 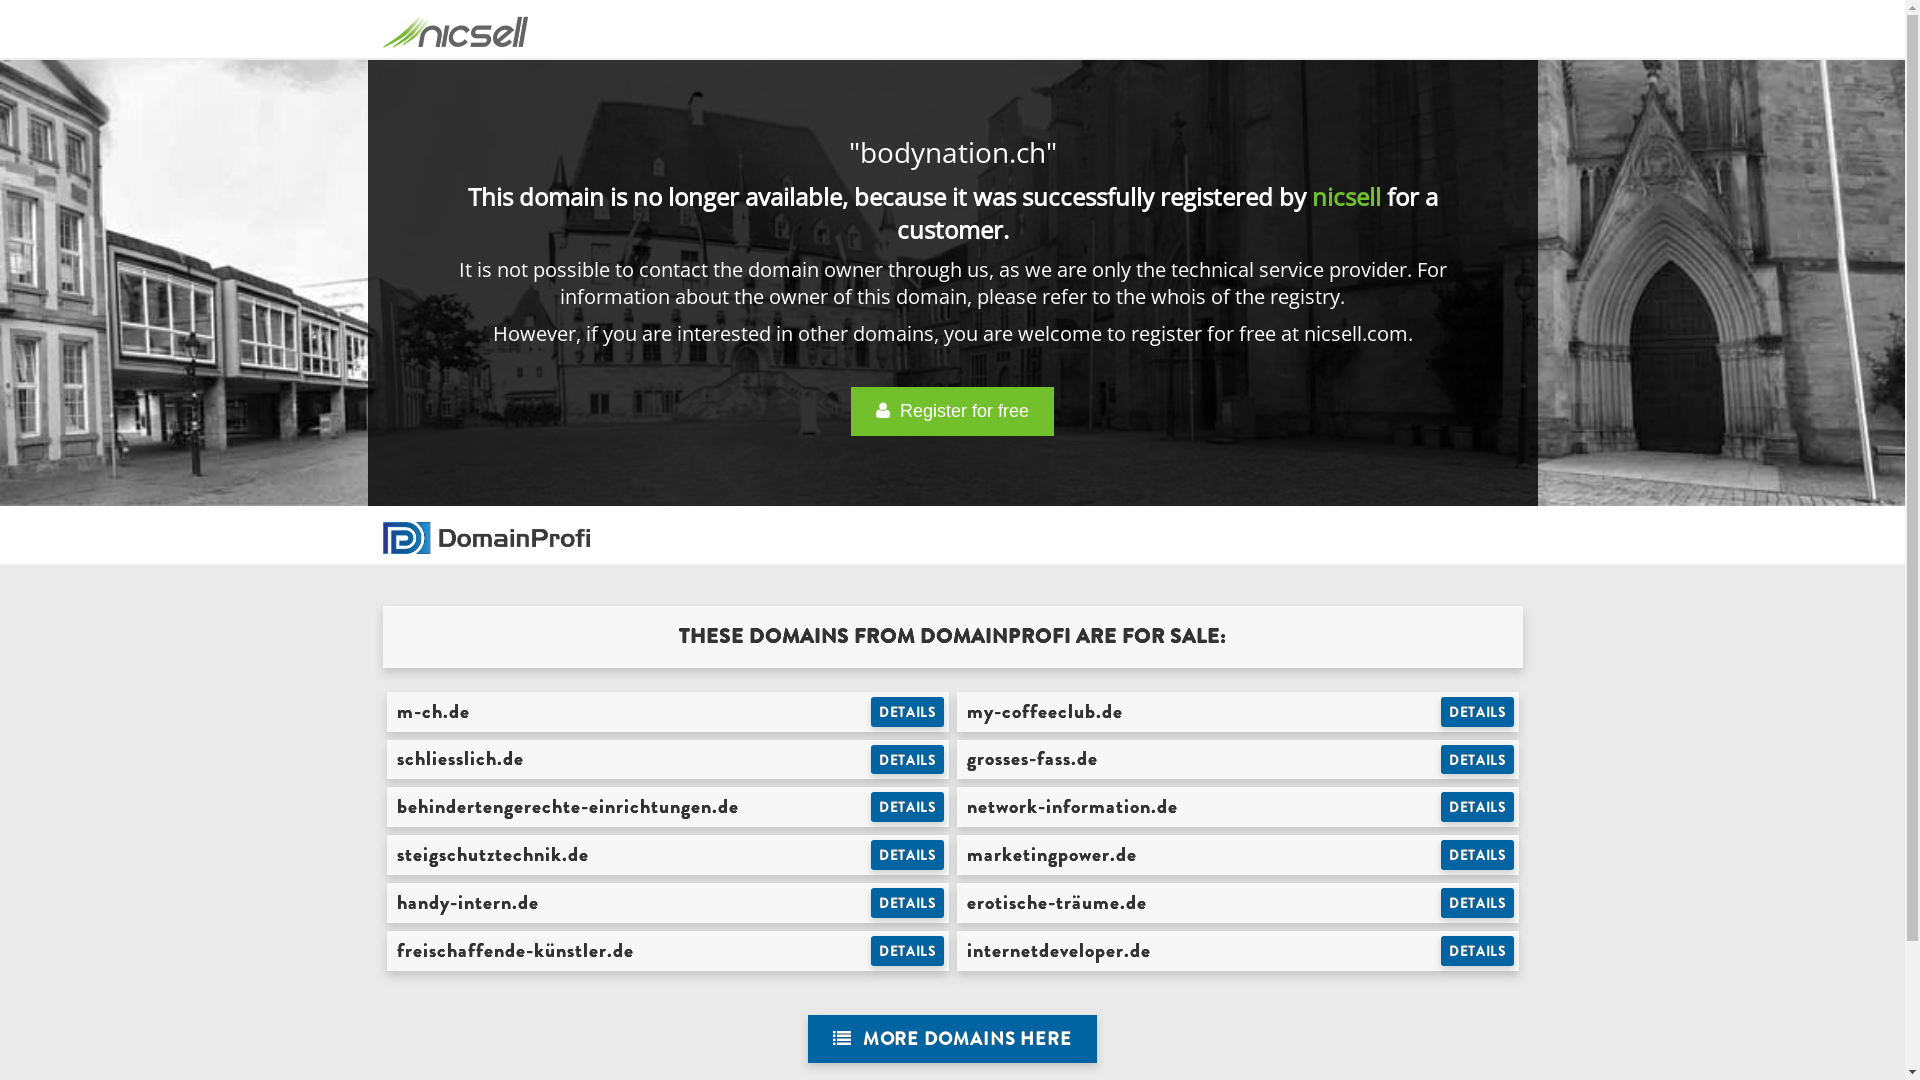 What do you see at coordinates (906, 950) in the screenshot?
I see `'DETAILS'` at bounding box center [906, 950].